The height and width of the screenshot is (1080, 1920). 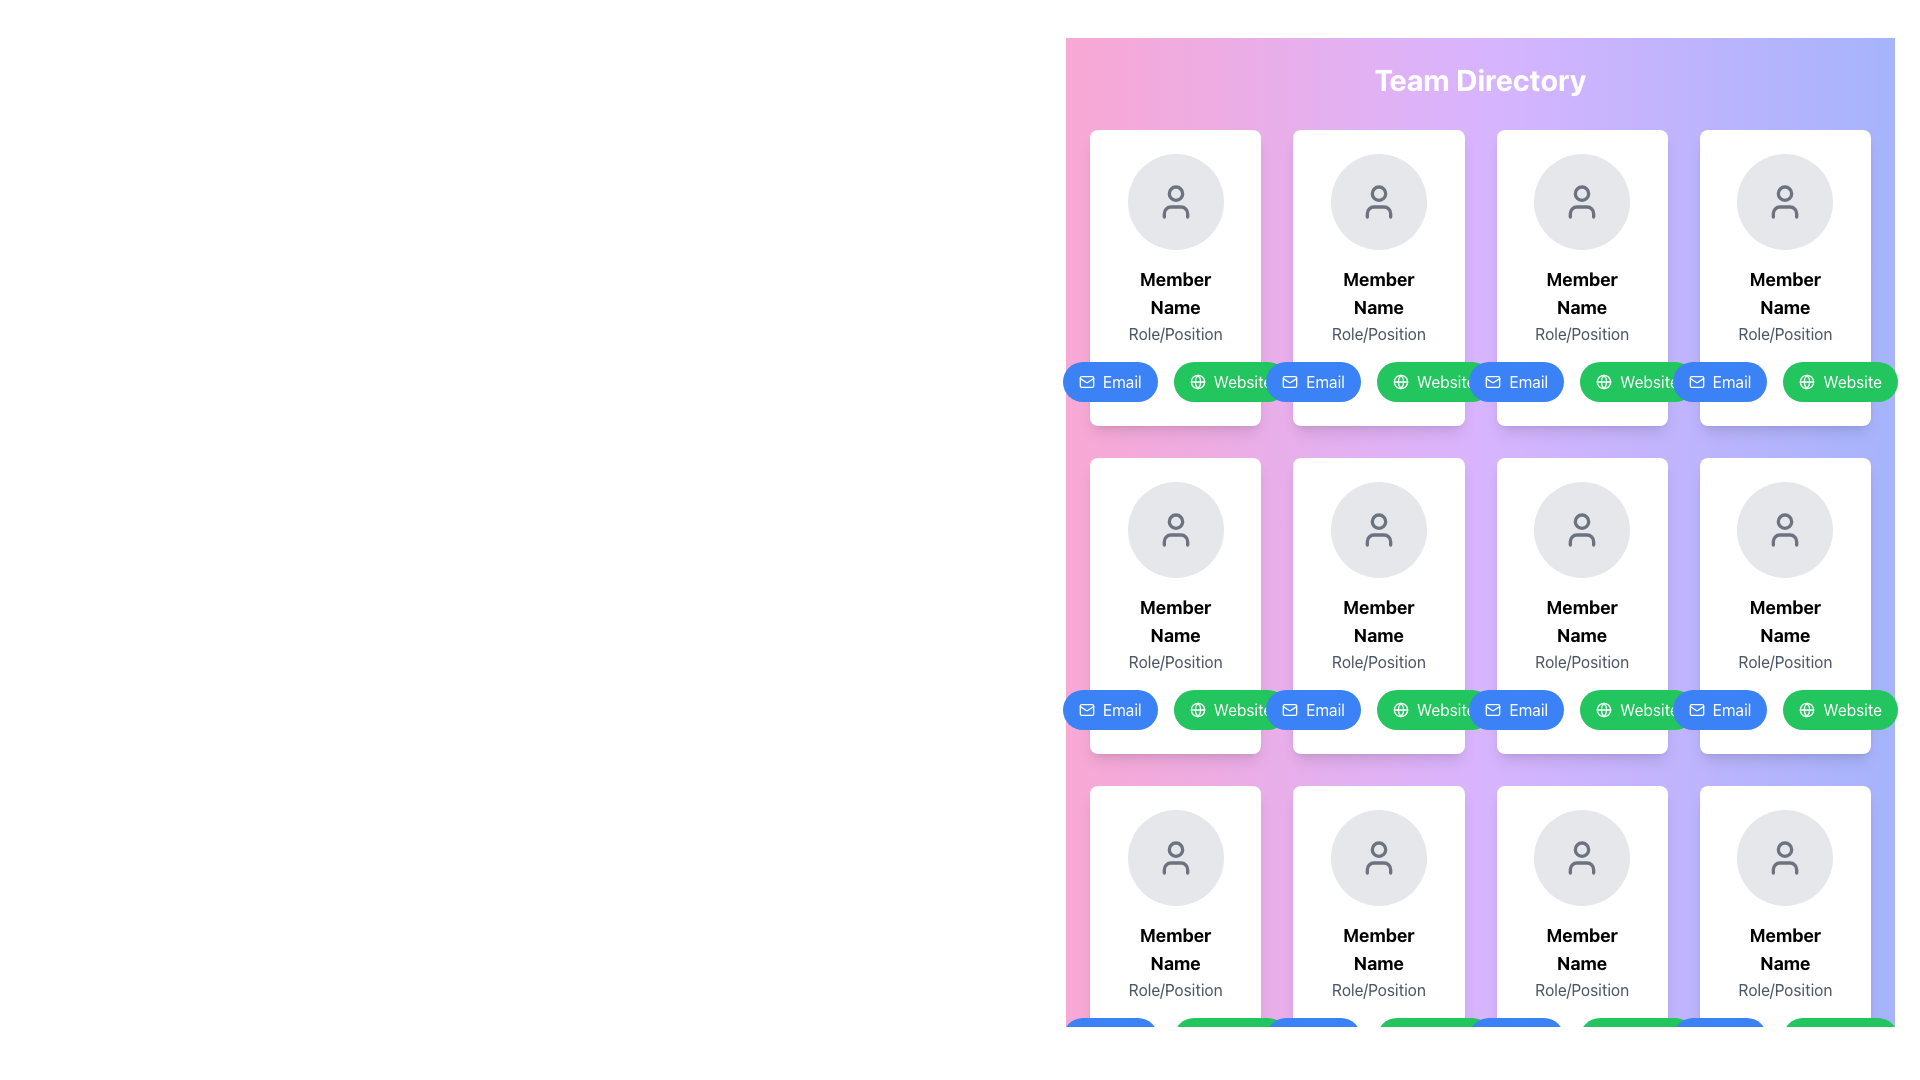 What do you see at coordinates (1290, 708) in the screenshot?
I see `the blue rectangular shape with rounded corners that is part of the email icon located within the button labeled 'Email' in the bottom row, second column of the grid layout of member cards` at bounding box center [1290, 708].